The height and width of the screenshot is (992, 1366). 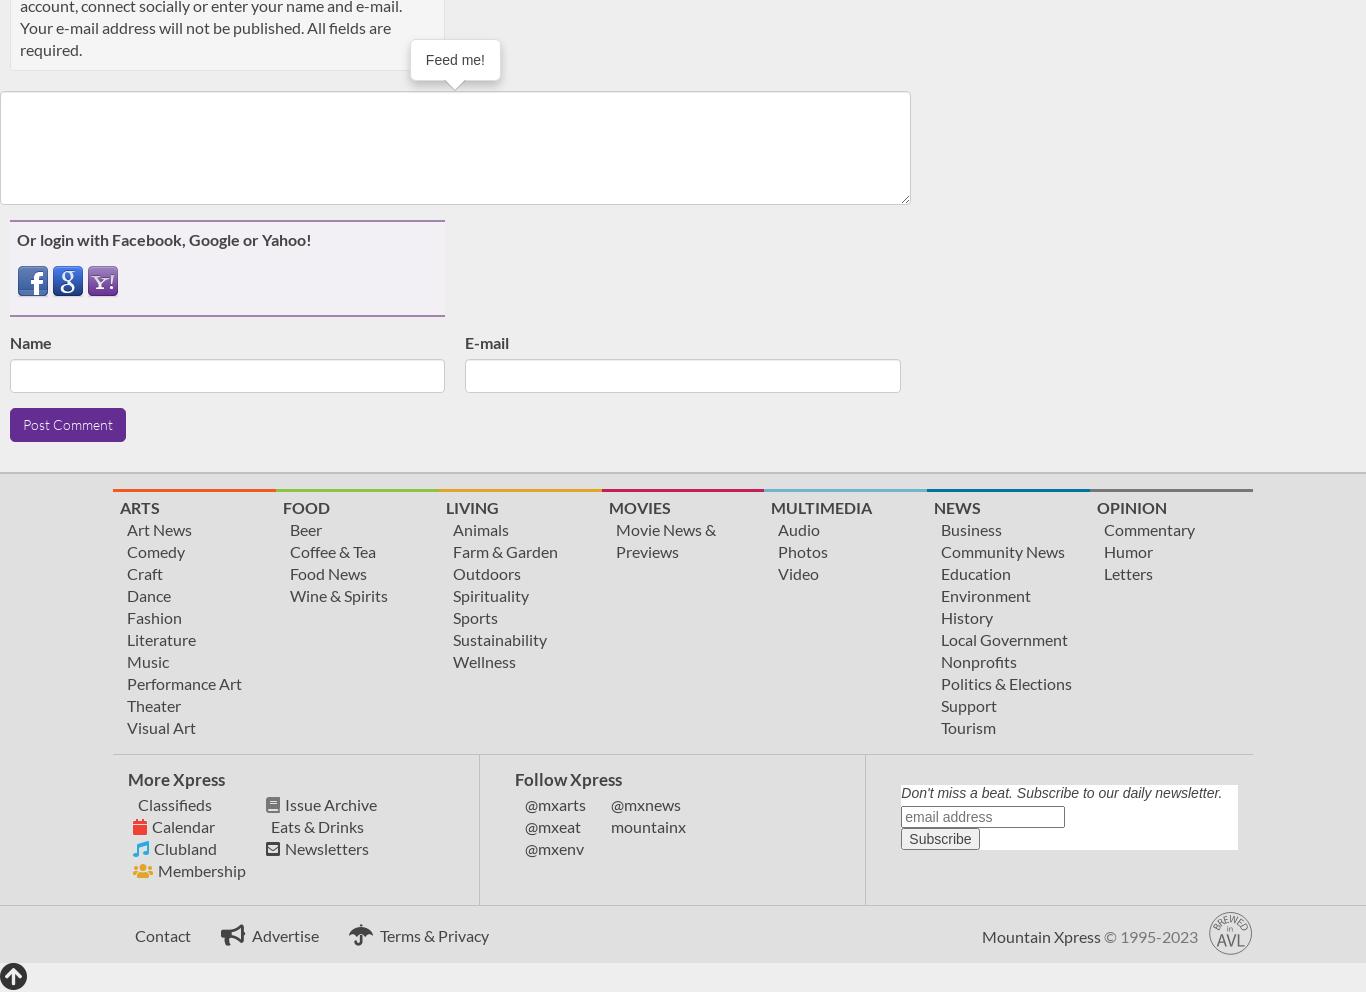 What do you see at coordinates (486, 340) in the screenshot?
I see `'E-mail'` at bounding box center [486, 340].